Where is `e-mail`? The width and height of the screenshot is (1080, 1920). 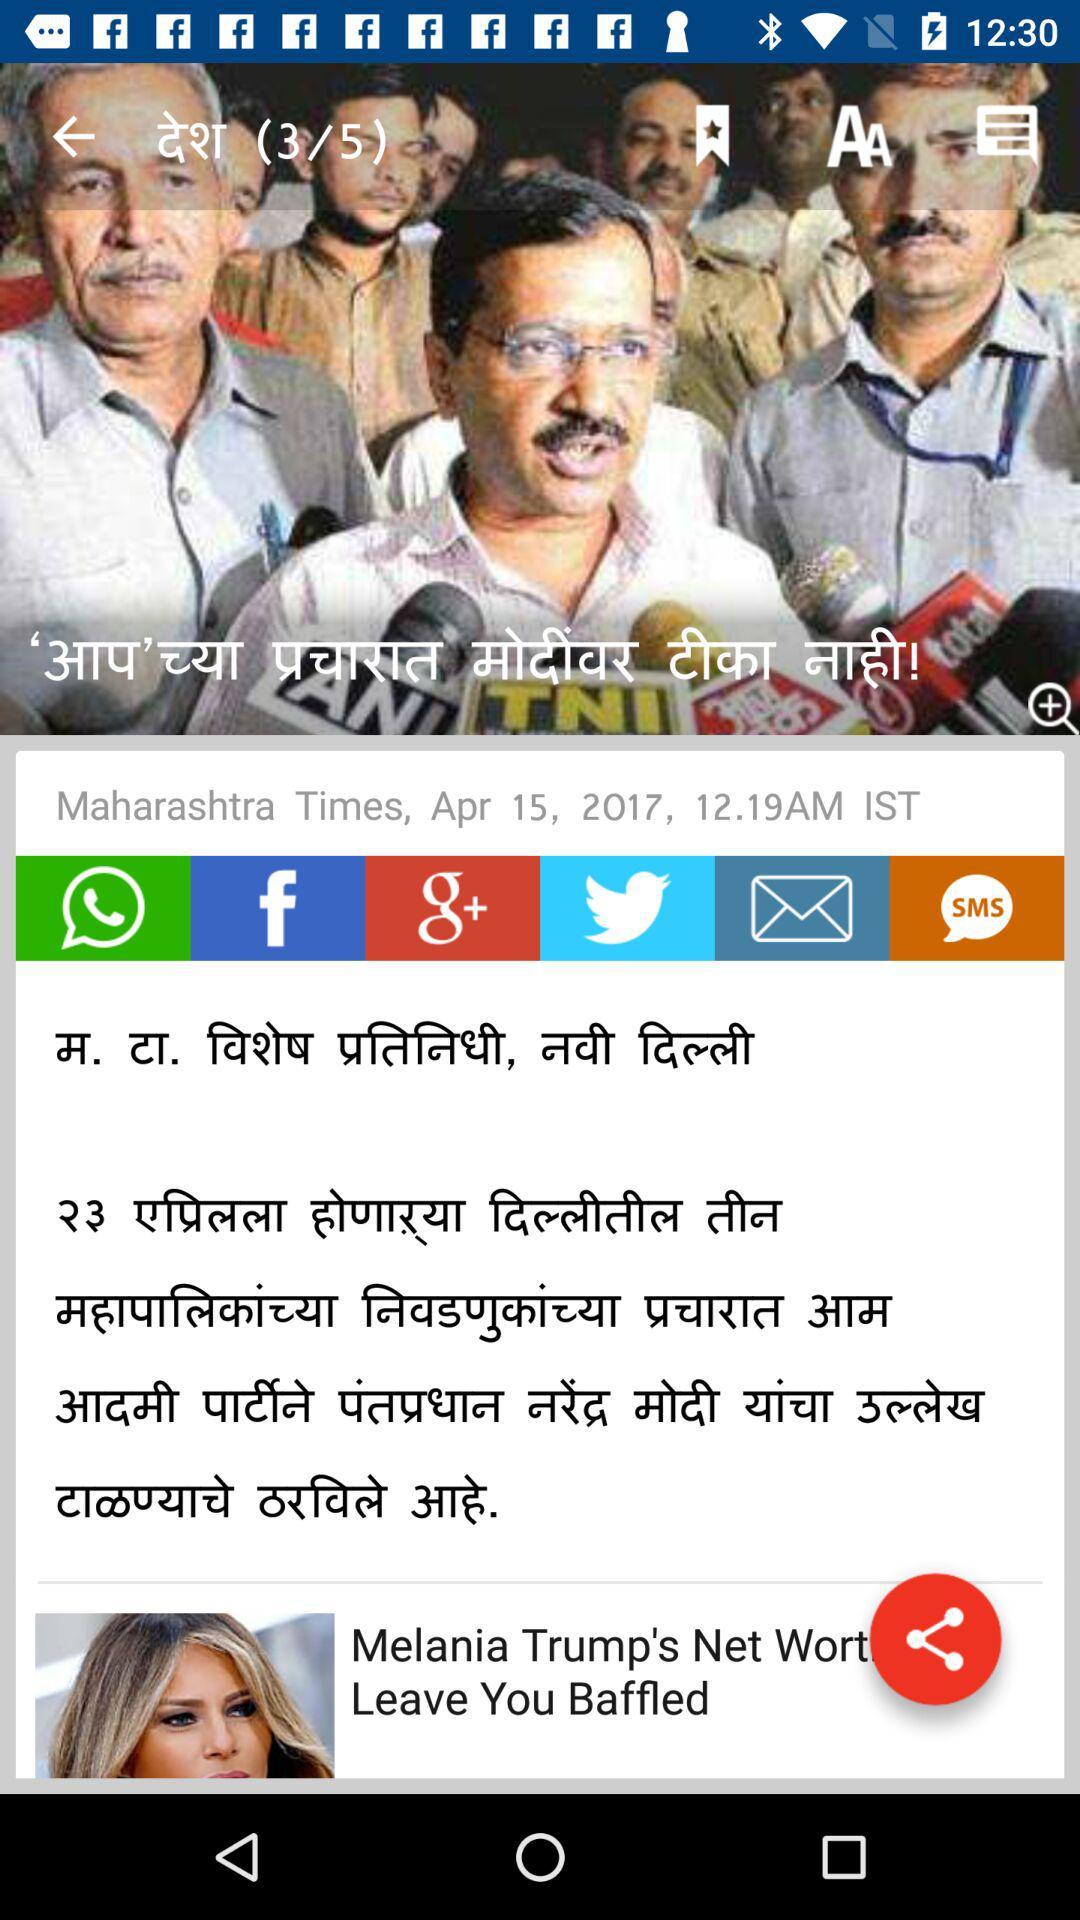 e-mail is located at coordinates (801, 907).